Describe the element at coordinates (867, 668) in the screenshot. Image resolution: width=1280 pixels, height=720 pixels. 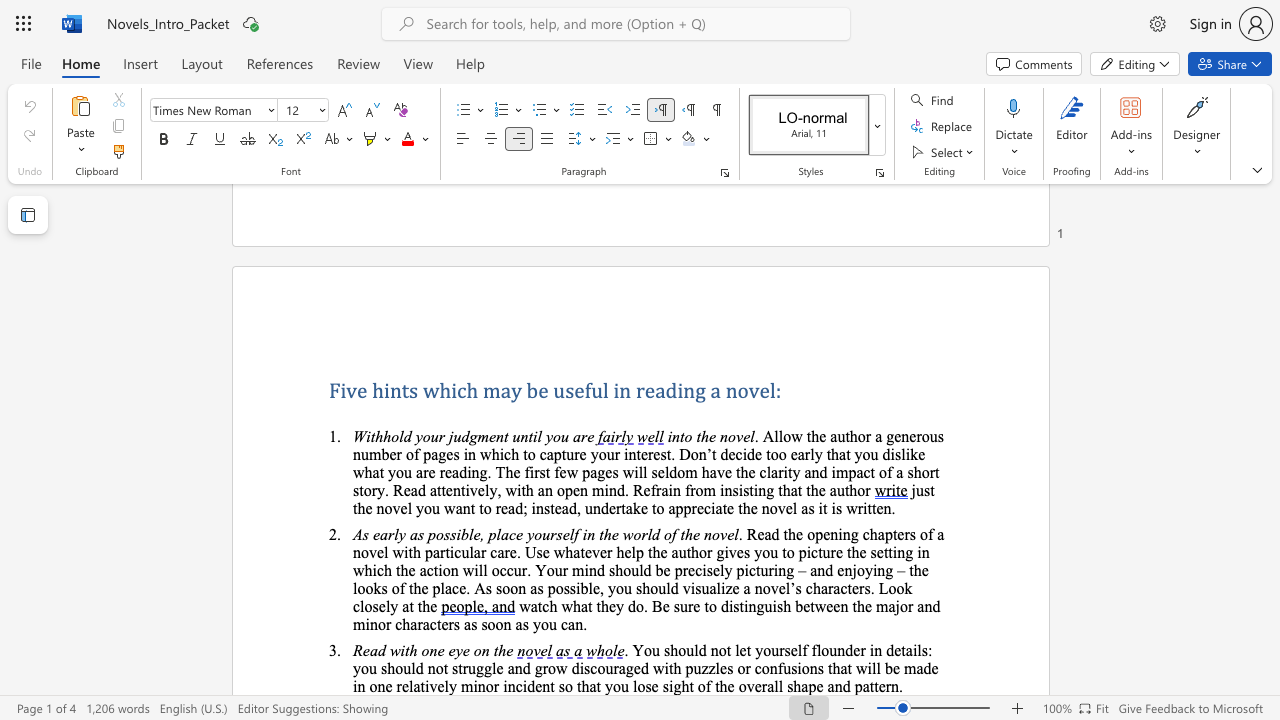
I see `the subset text "il" within the text ". You should not let yourself flounder in details: you should not struggle and grow discouraged with puzzles or confusions that will be made in one"` at that location.